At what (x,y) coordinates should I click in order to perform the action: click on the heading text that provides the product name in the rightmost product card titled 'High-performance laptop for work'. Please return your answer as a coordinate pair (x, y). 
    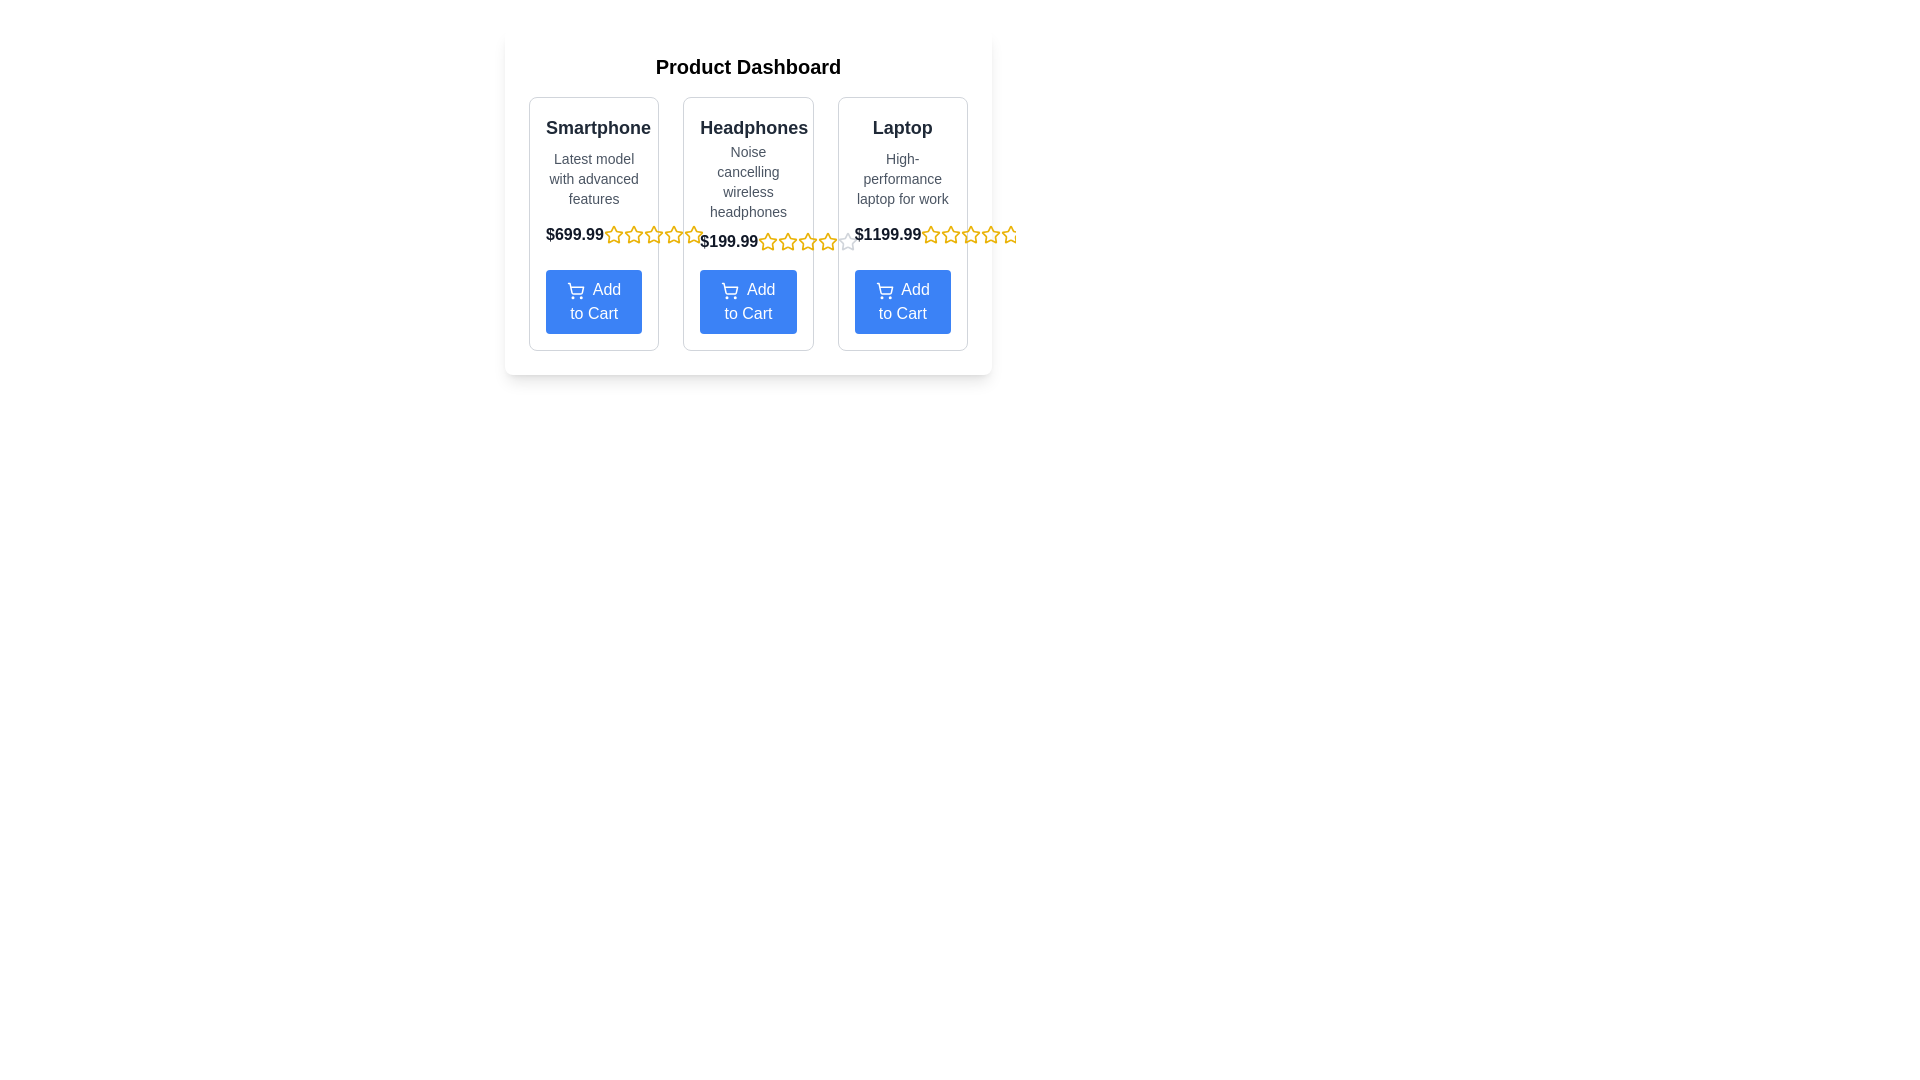
    Looking at the image, I should click on (901, 127).